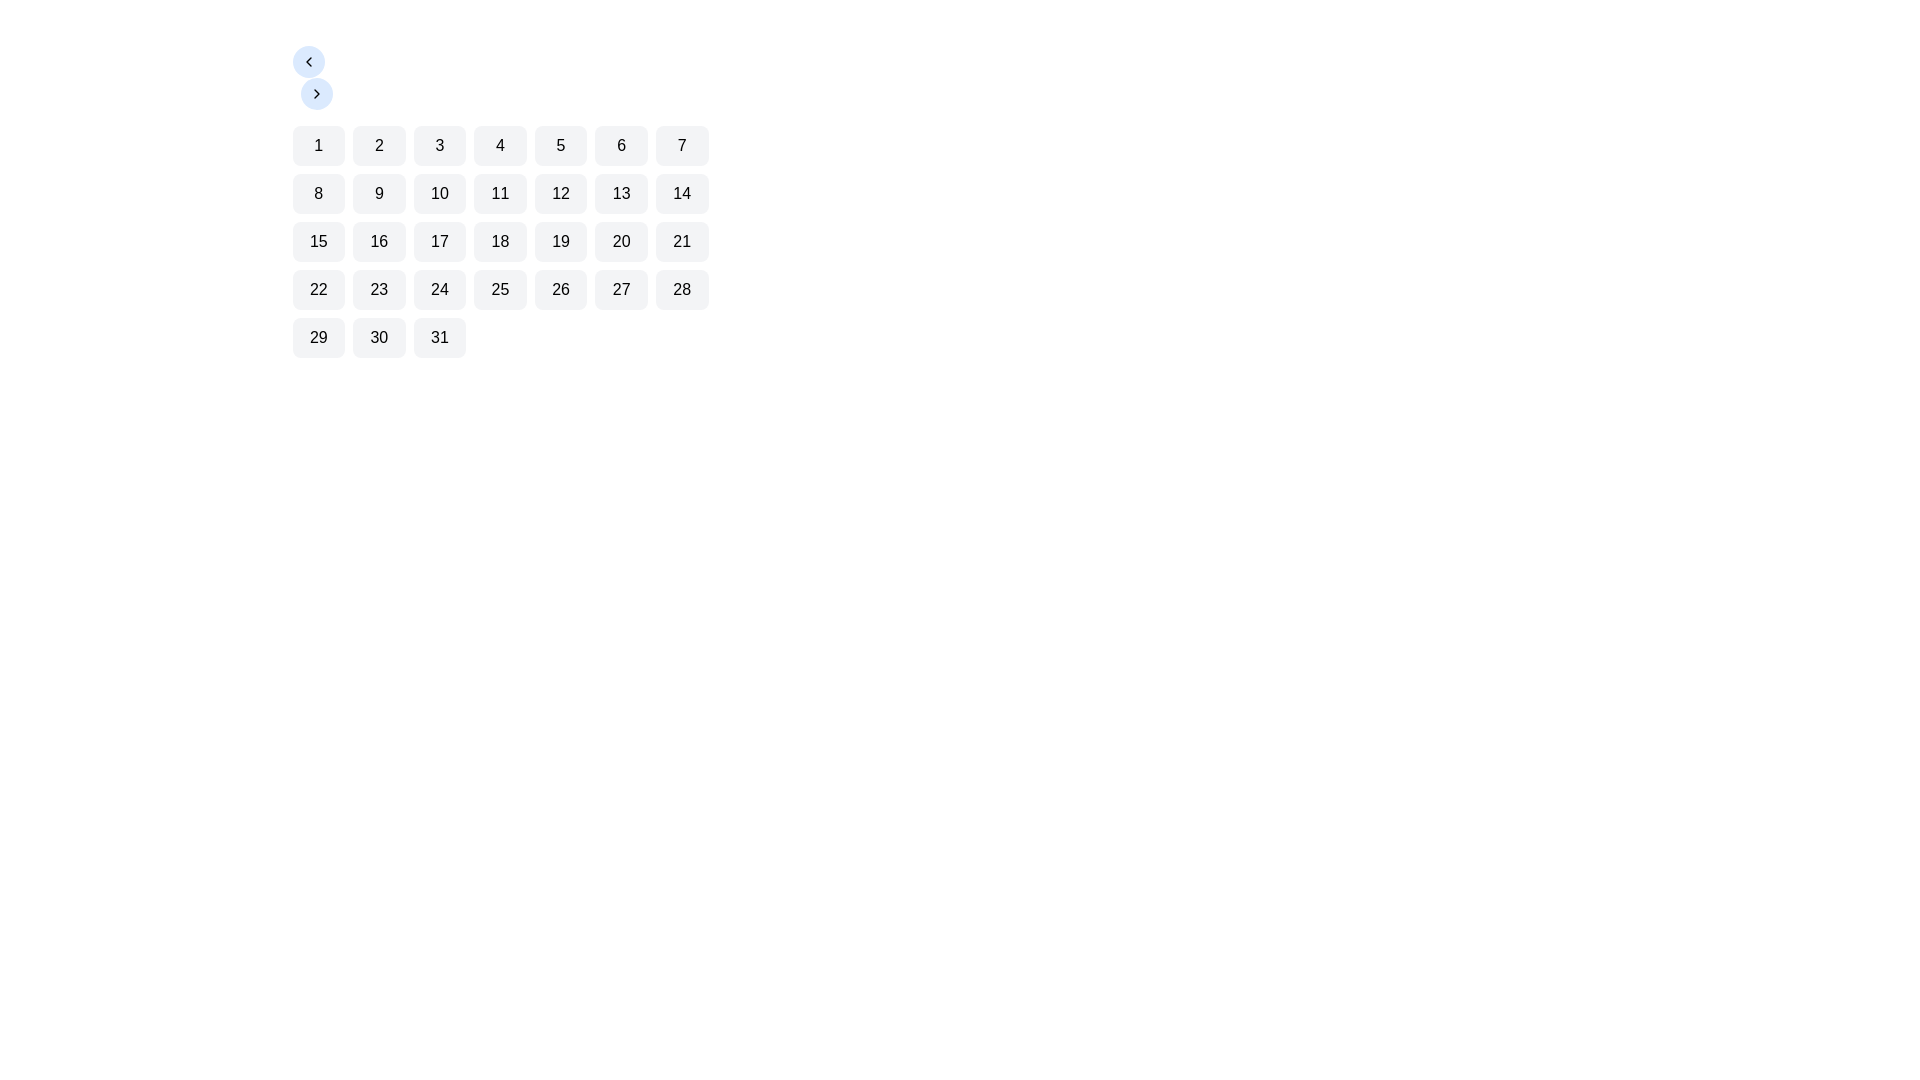 The image size is (1920, 1080). Describe the element at coordinates (560, 145) in the screenshot. I see `the button displaying the number '5' located in the first row and fifth column of a grid` at that location.